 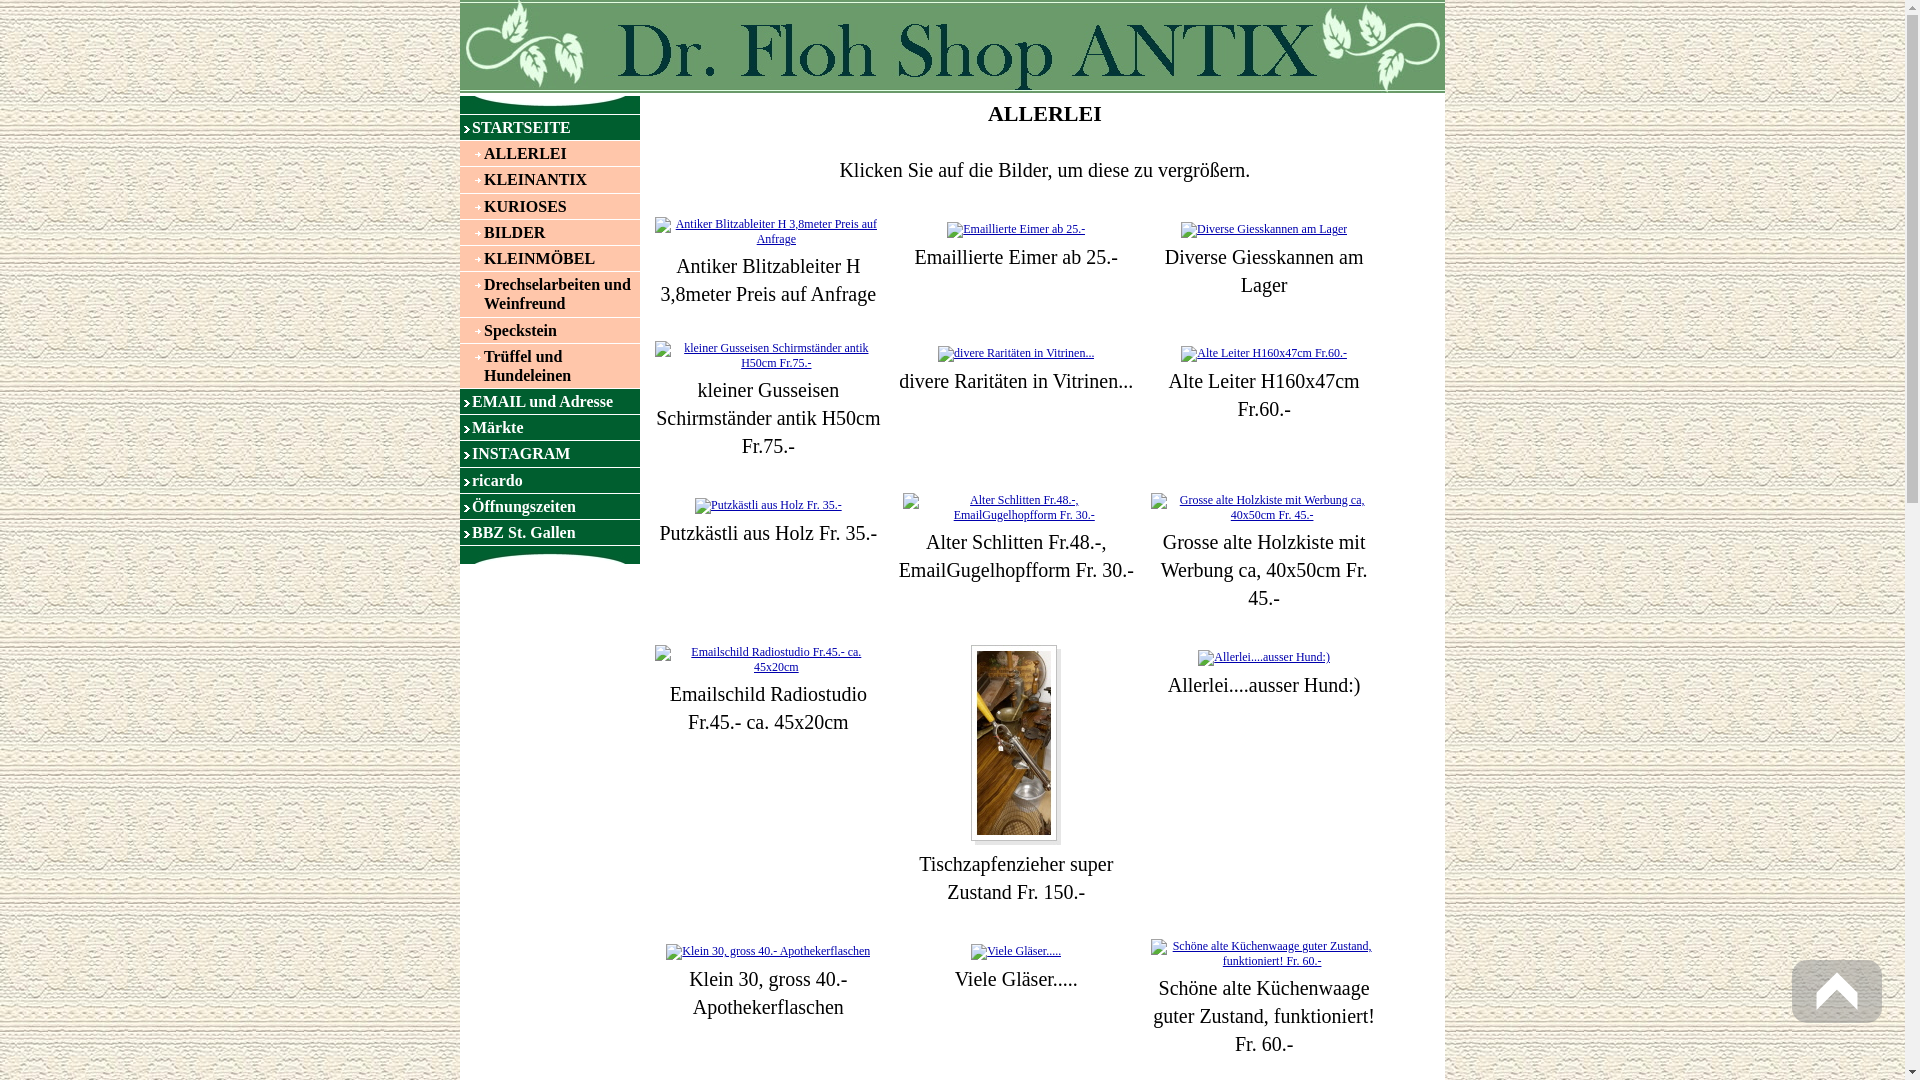 What do you see at coordinates (550, 152) in the screenshot?
I see `'ALLERLEI'` at bounding box center [550, 152].